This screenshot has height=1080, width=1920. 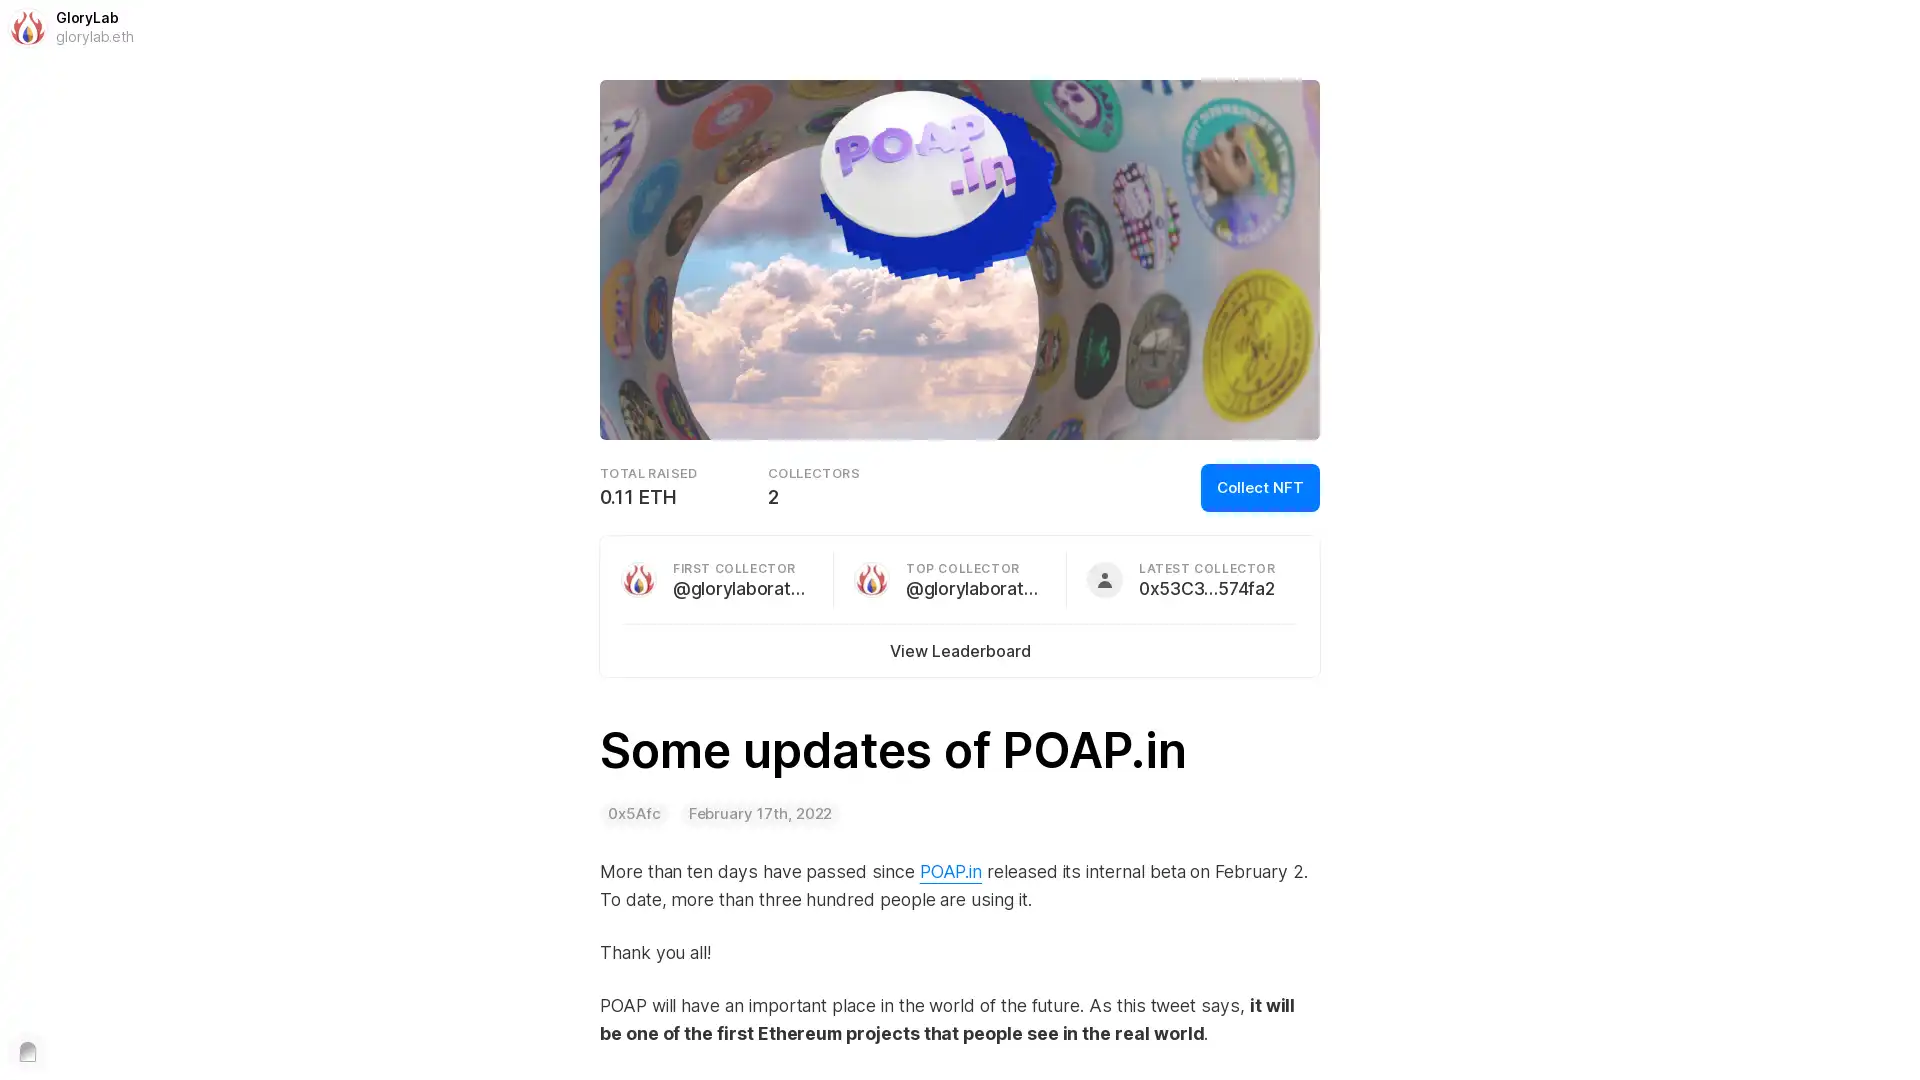 What do you see at coordinates (1259, 488) in the screenshot?
I see `Collect NFT` at bounding box center [1259, 488].